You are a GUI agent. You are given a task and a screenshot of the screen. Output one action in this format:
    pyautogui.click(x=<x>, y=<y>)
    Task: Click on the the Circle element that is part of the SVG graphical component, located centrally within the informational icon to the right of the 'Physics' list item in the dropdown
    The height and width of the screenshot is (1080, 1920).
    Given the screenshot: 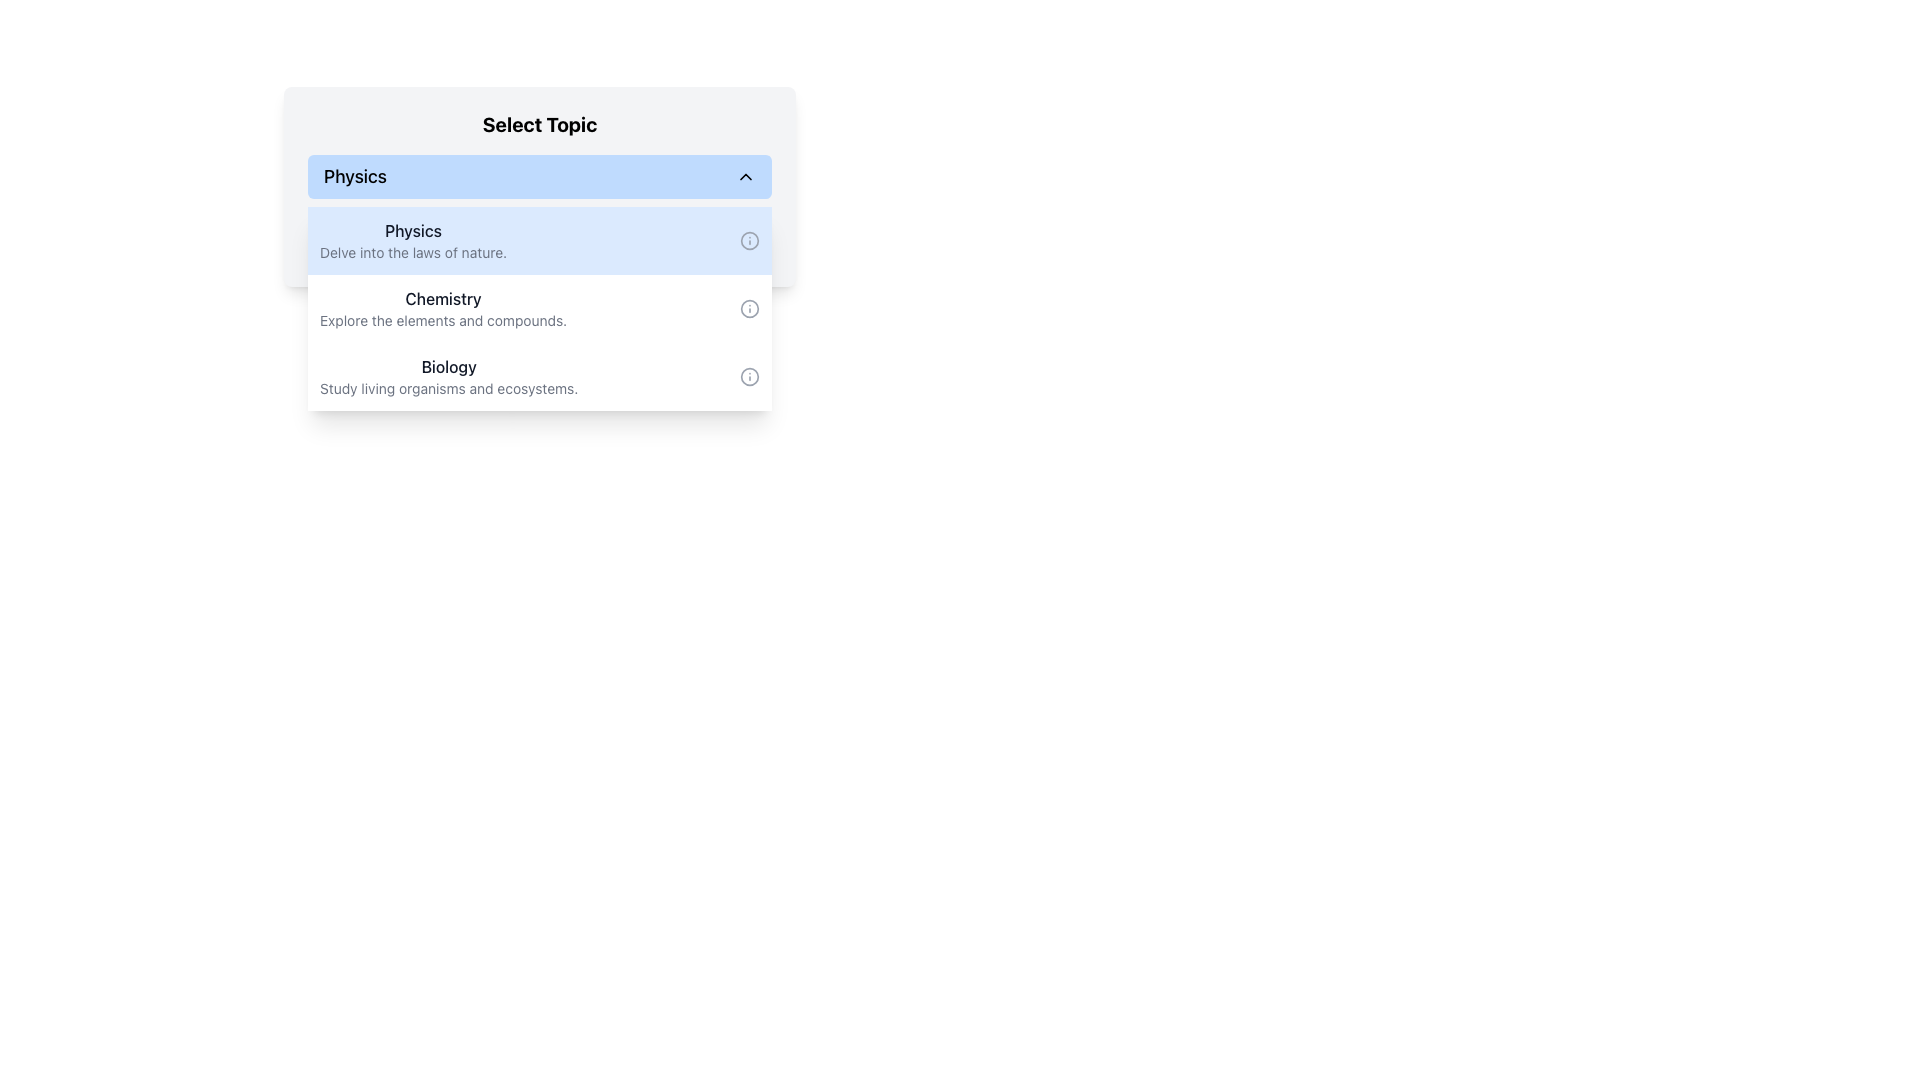 What is the action you would take?
    pyautogui.click(x=748, y=239)
    